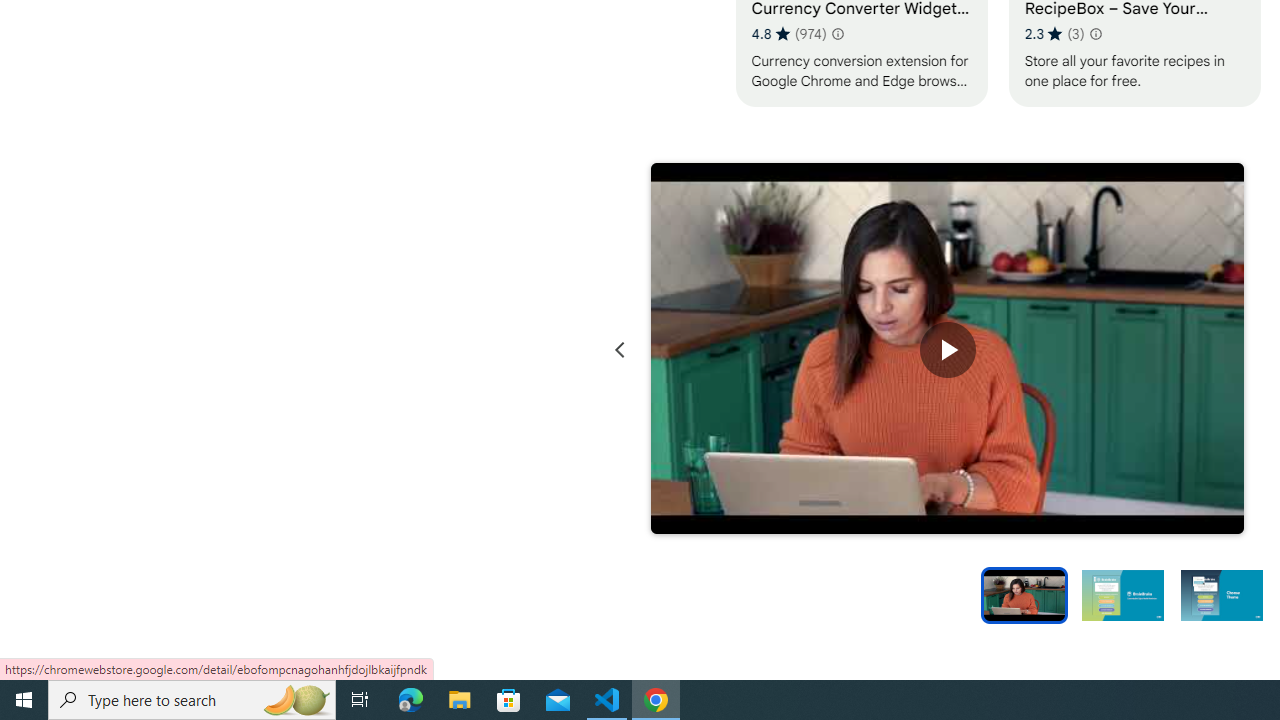  I want to click on 'Average rating 2.3 out of 5 stars. 3 ratings.', so click(1053, 33).